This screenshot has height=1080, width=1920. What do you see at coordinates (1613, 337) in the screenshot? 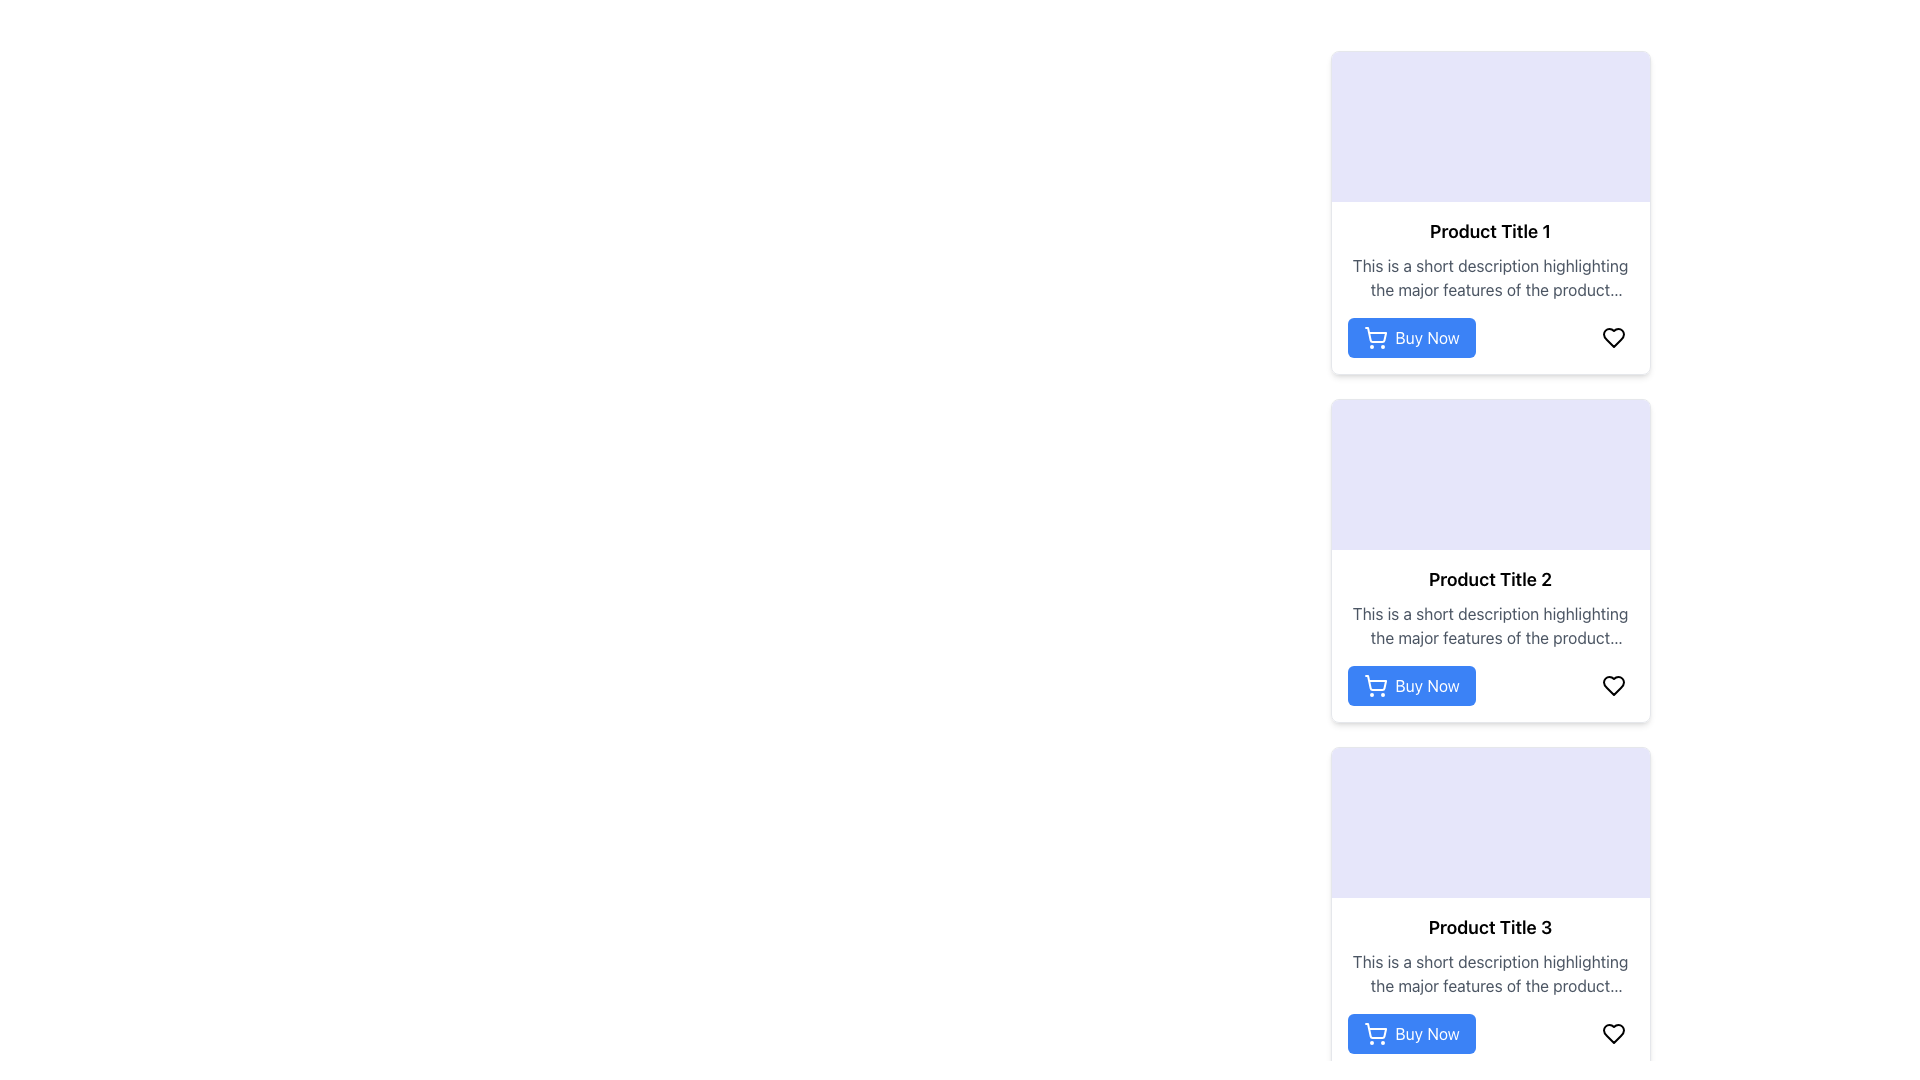
I see `the heart-shaped icon located at the right bottom corner of the card labeled 'Product Title 1'` at bounding box center [1613, 337].